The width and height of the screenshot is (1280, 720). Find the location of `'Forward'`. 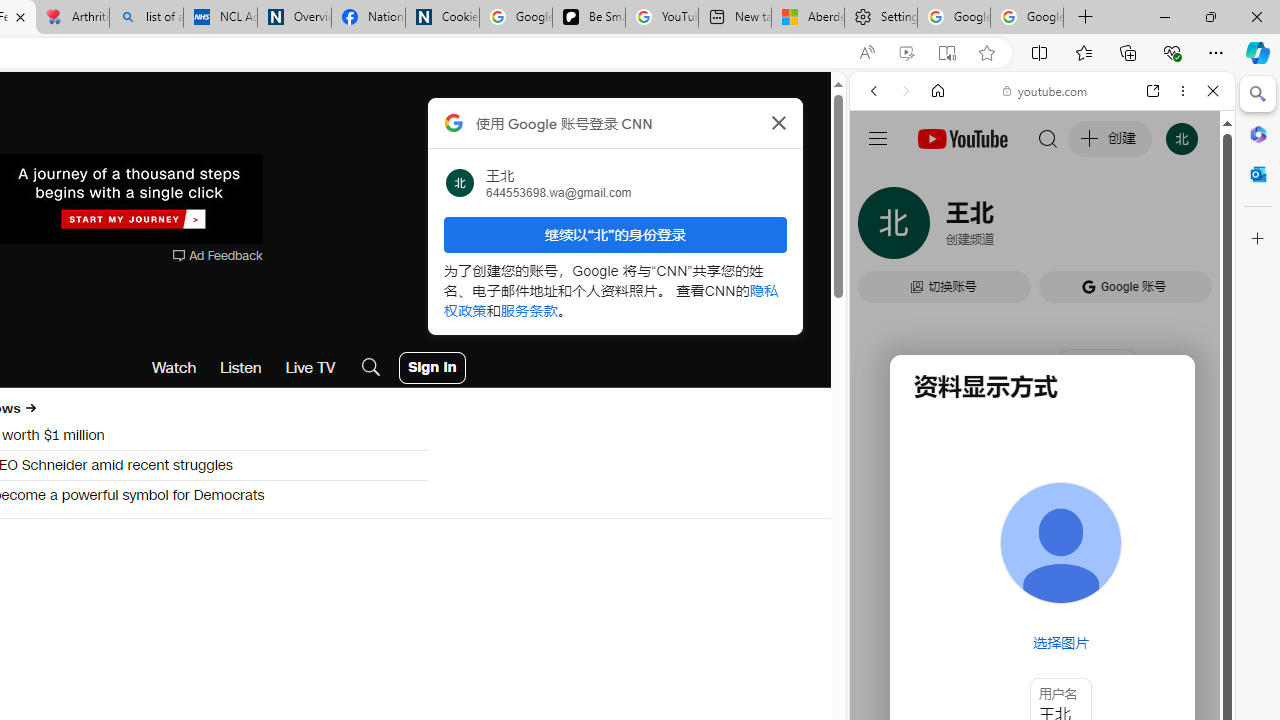

'Forward' is located at coordinates (905, 91).